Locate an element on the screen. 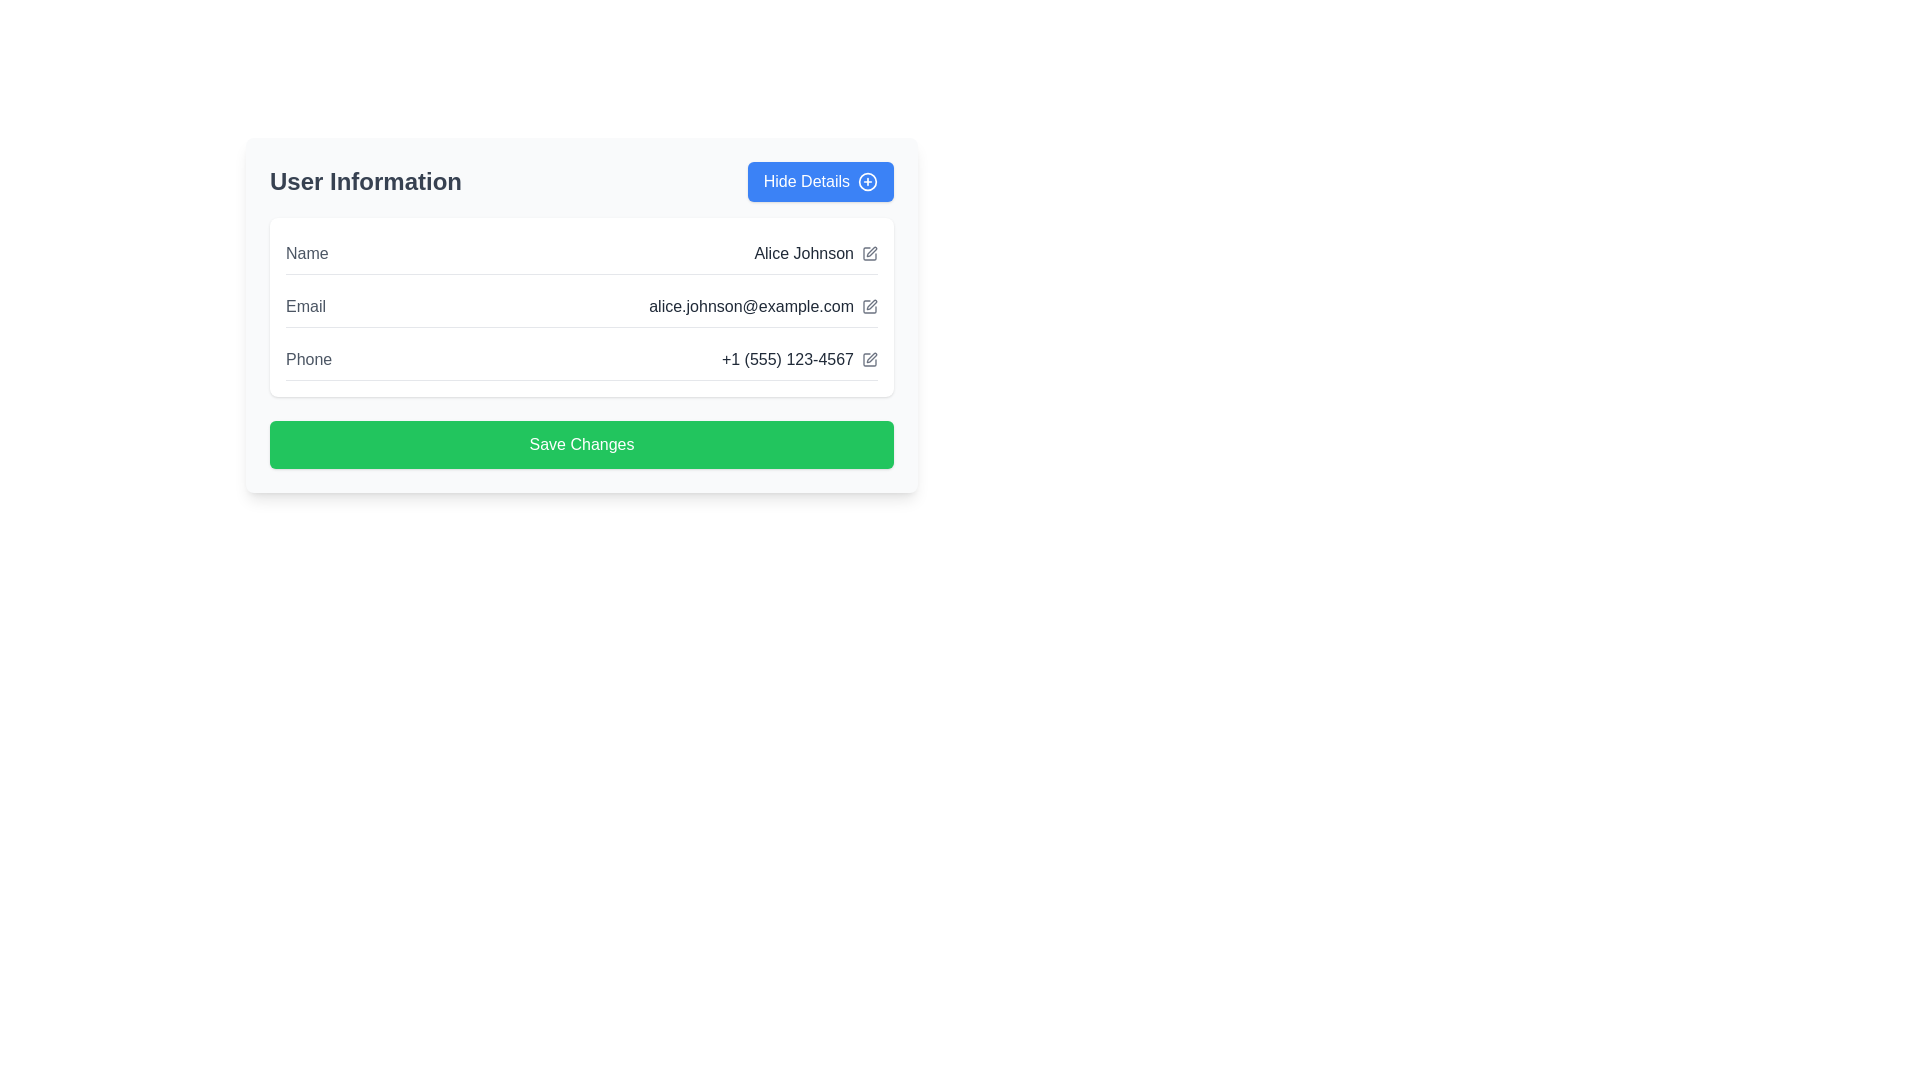 The image size is (1920, 1080). the section header text label that describes the content below, positioned above the user data fields is located at coordinates (365, 181).